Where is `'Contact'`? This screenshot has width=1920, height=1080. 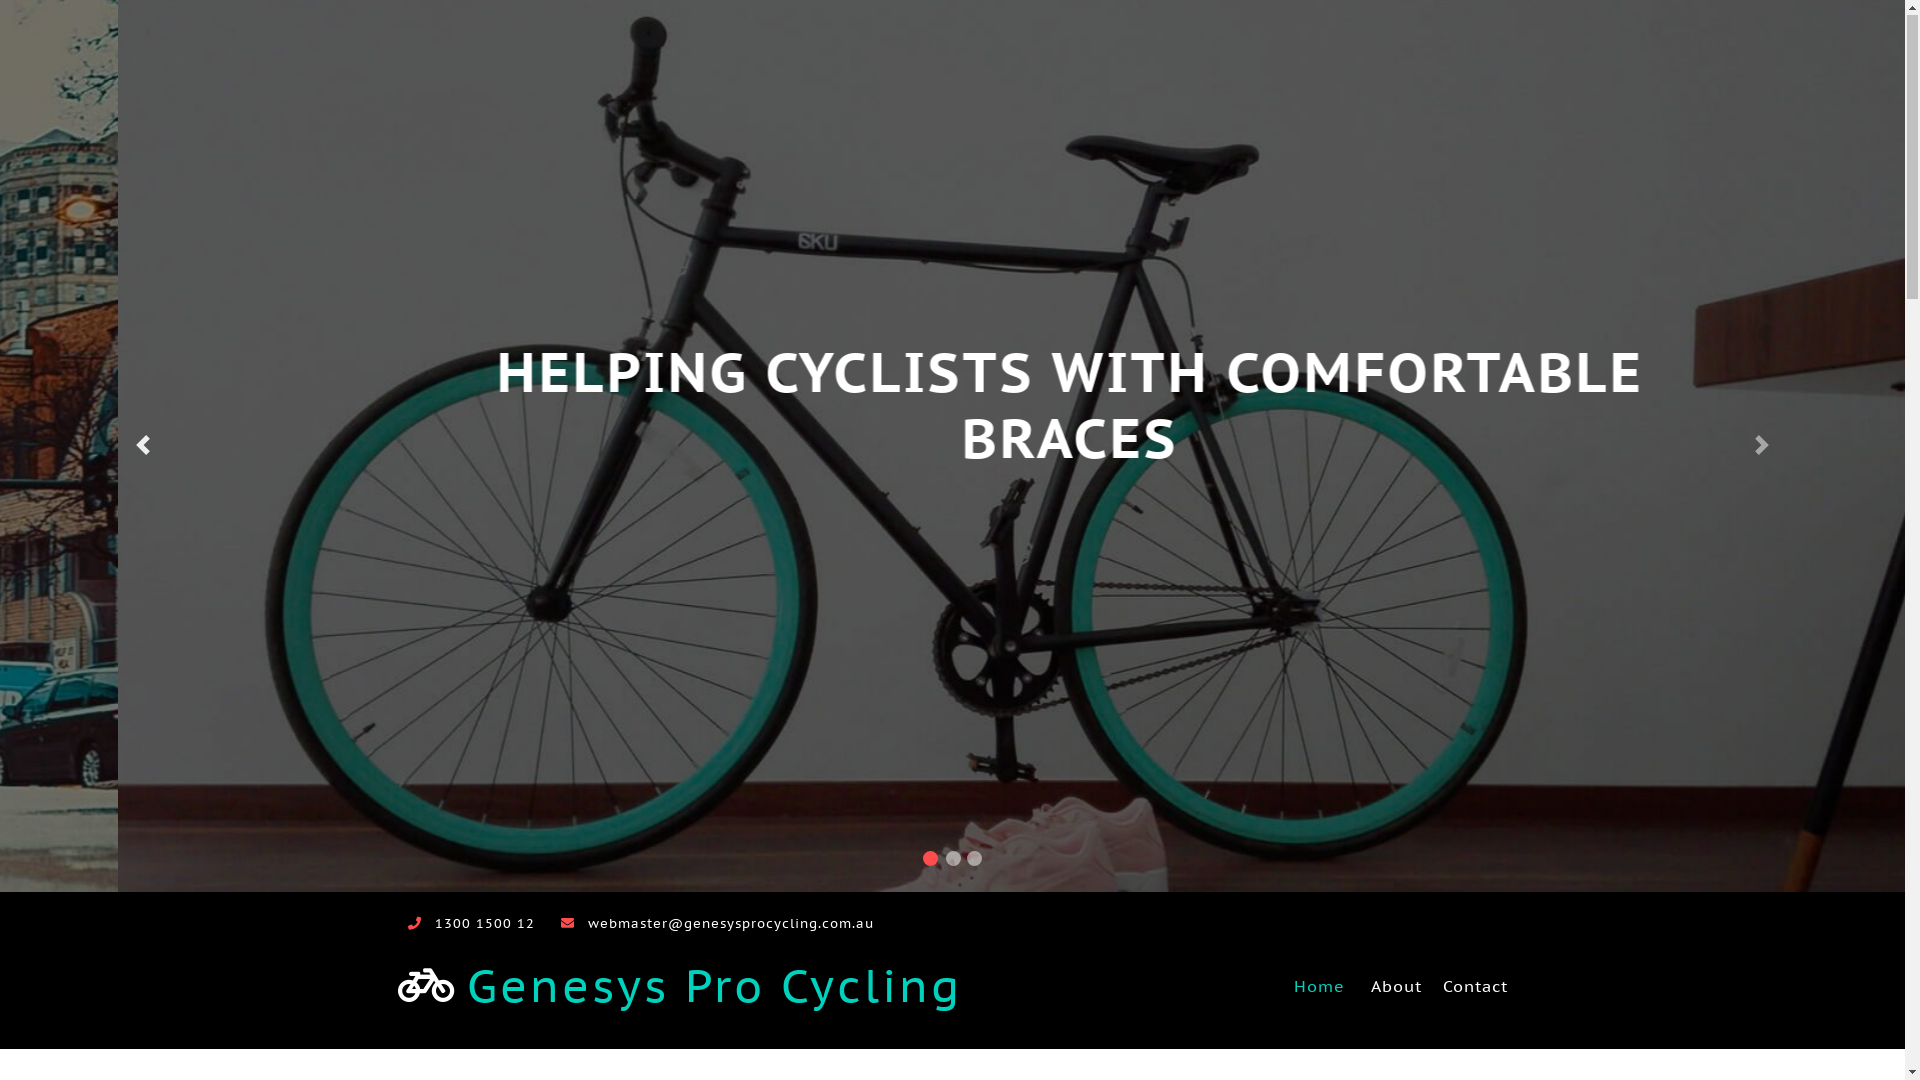
'Contact' is located at coordinates (1470, 986).